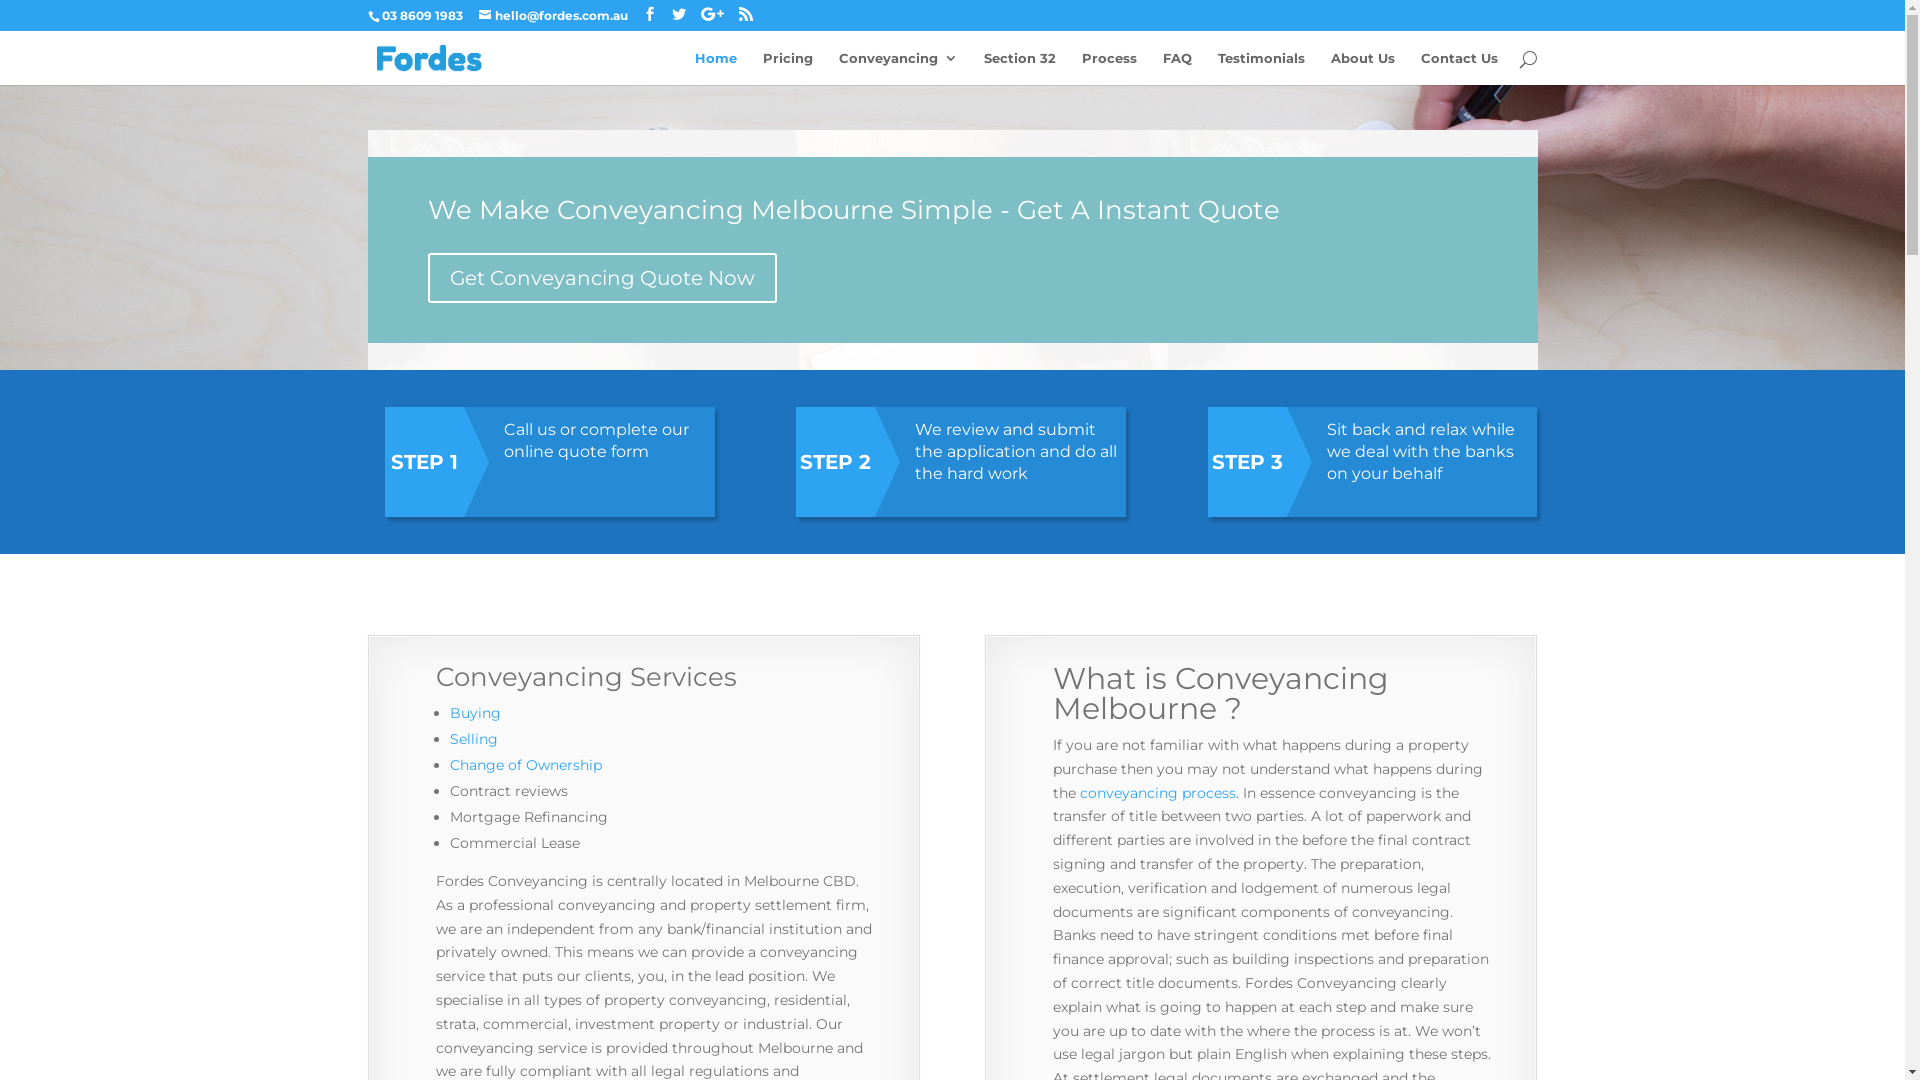 The height and width of the screenshot is (1080, 1920). Describe the element at coordinates (1157, 792) in the screenshot. I see `'conveyancing process'` at that location.